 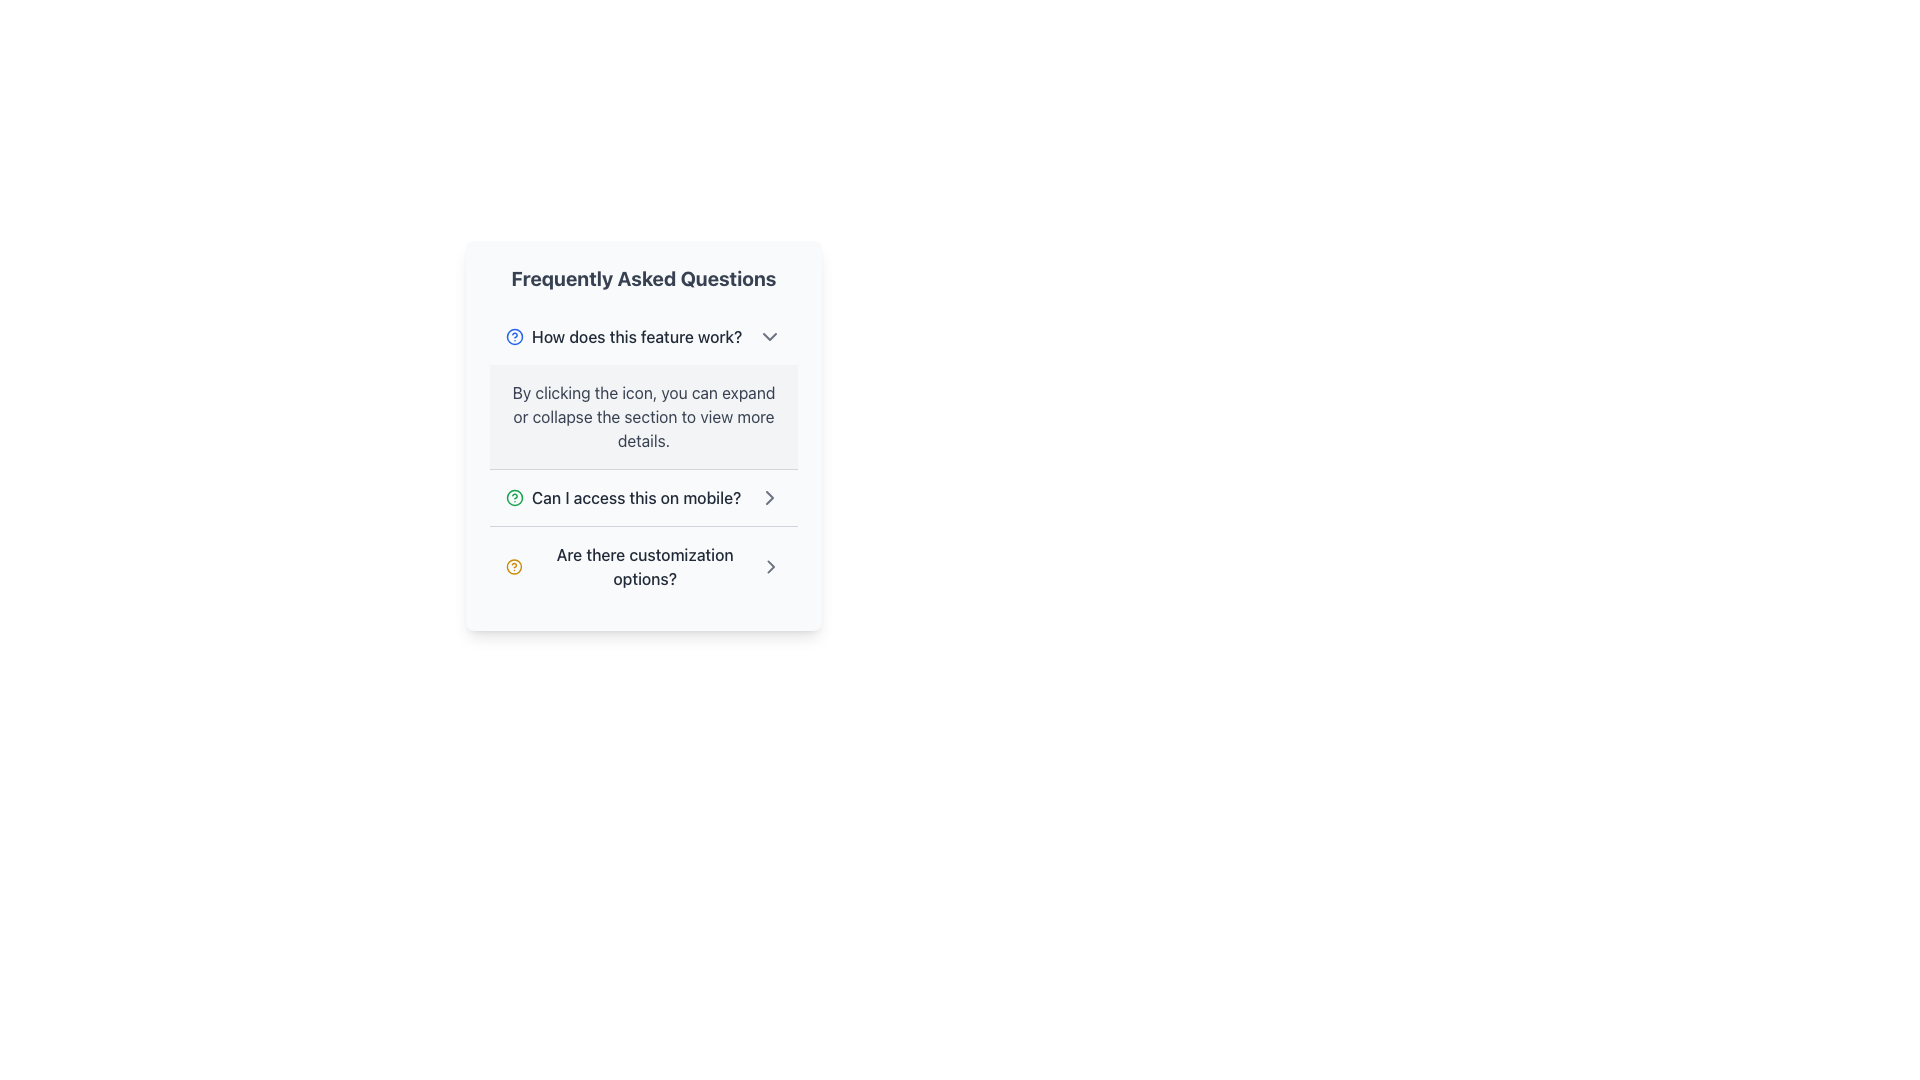 I want to click on the first FAQ entry text with icon, so click(x=623, y=335).